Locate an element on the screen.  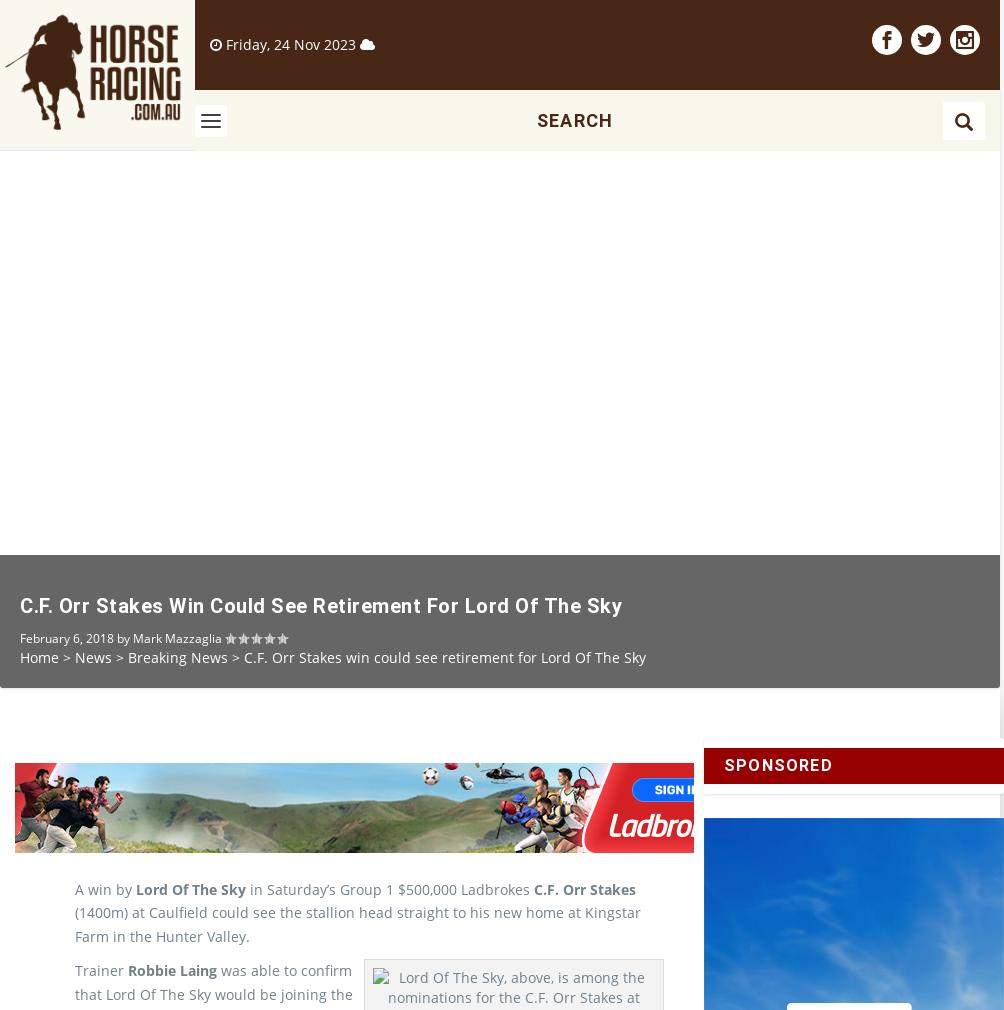
'(1400m) at Caulfield could see the stallion head straight to his new home at Kingstar Farm in the Hunter Valley.' is located at coordinates (358, 958).